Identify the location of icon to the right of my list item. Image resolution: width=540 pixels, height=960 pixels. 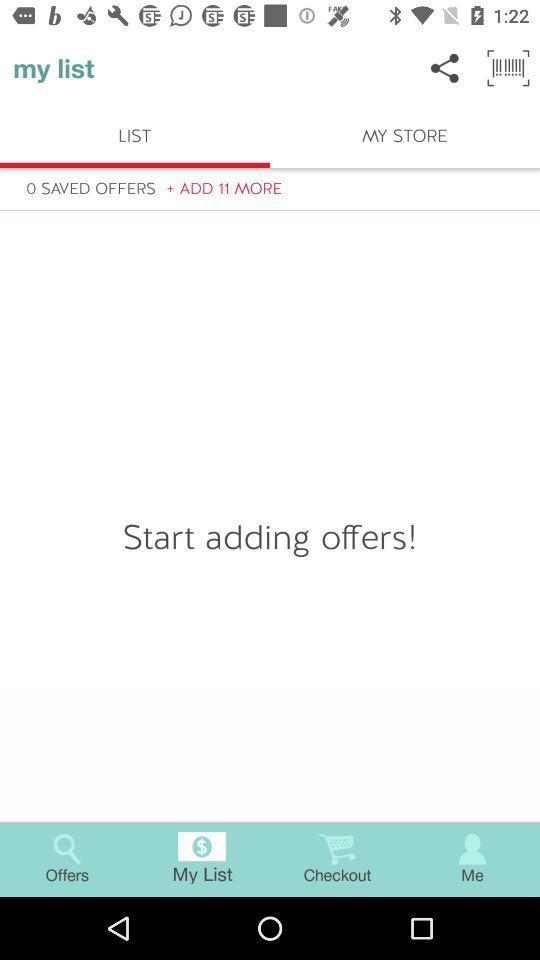
(445, 68).